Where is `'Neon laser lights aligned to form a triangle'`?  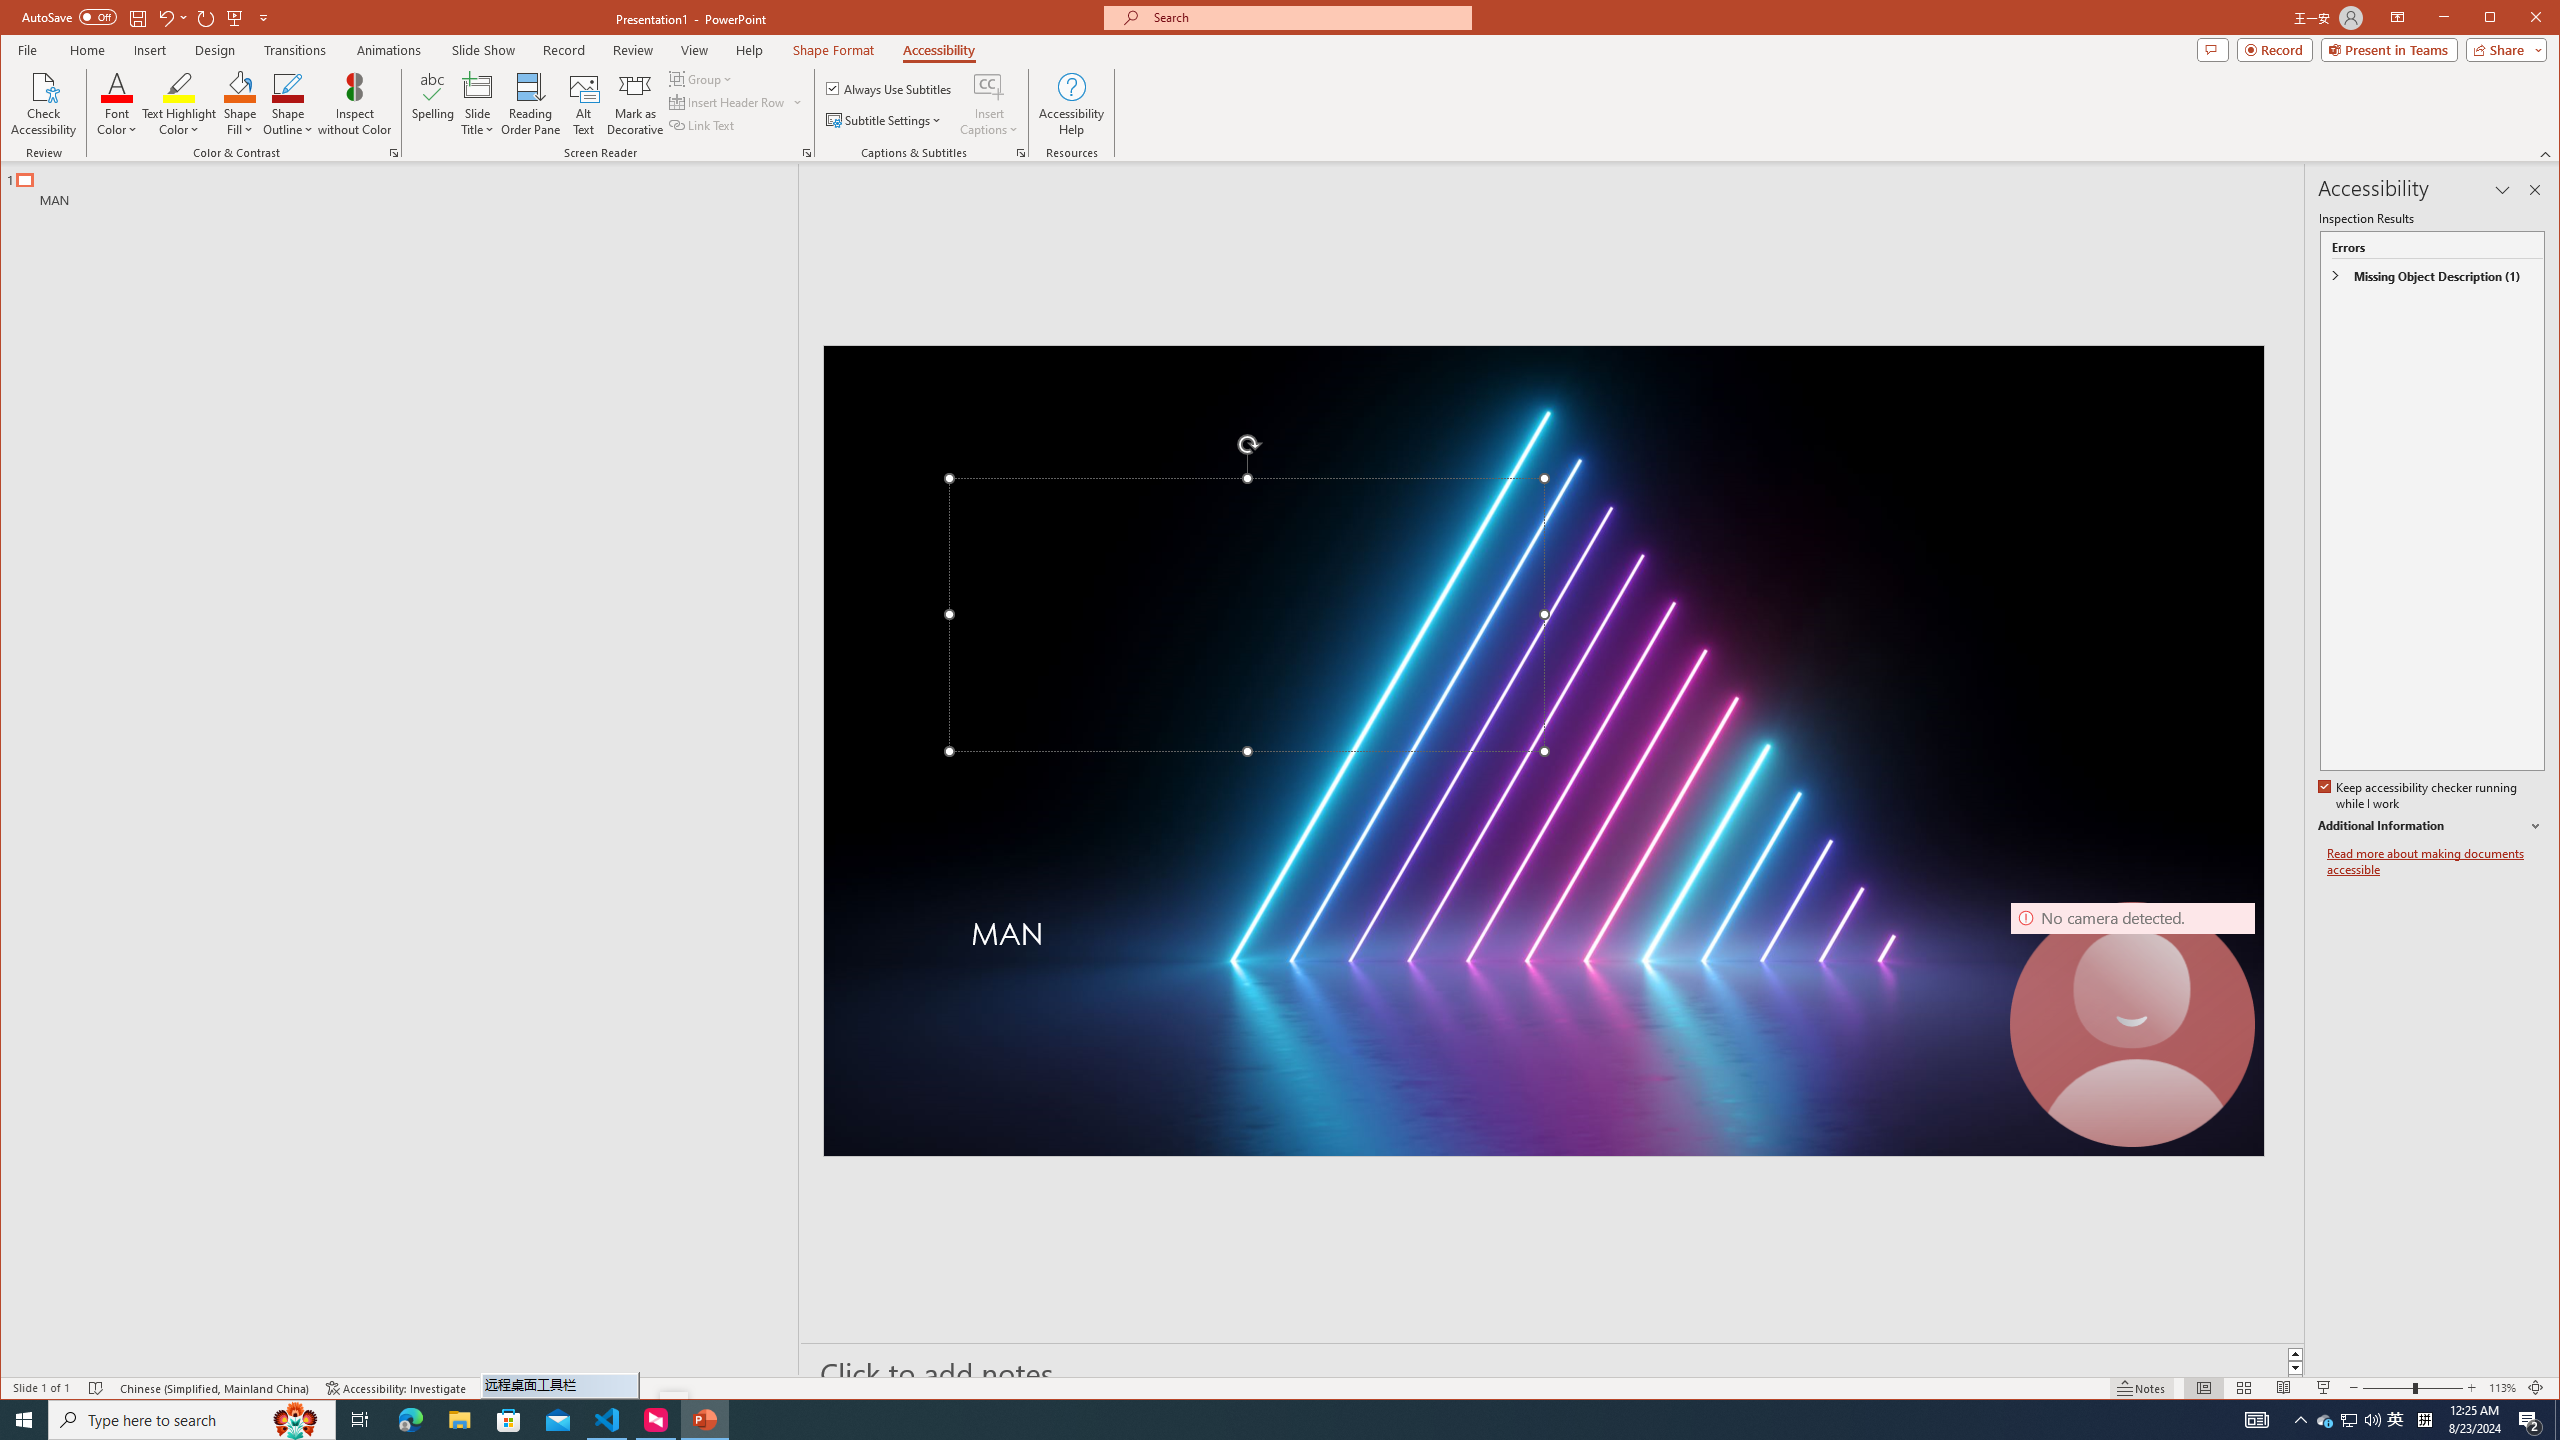
'Neon laser lights aligned to form a triangle' is located at coordinates (1542, 750).